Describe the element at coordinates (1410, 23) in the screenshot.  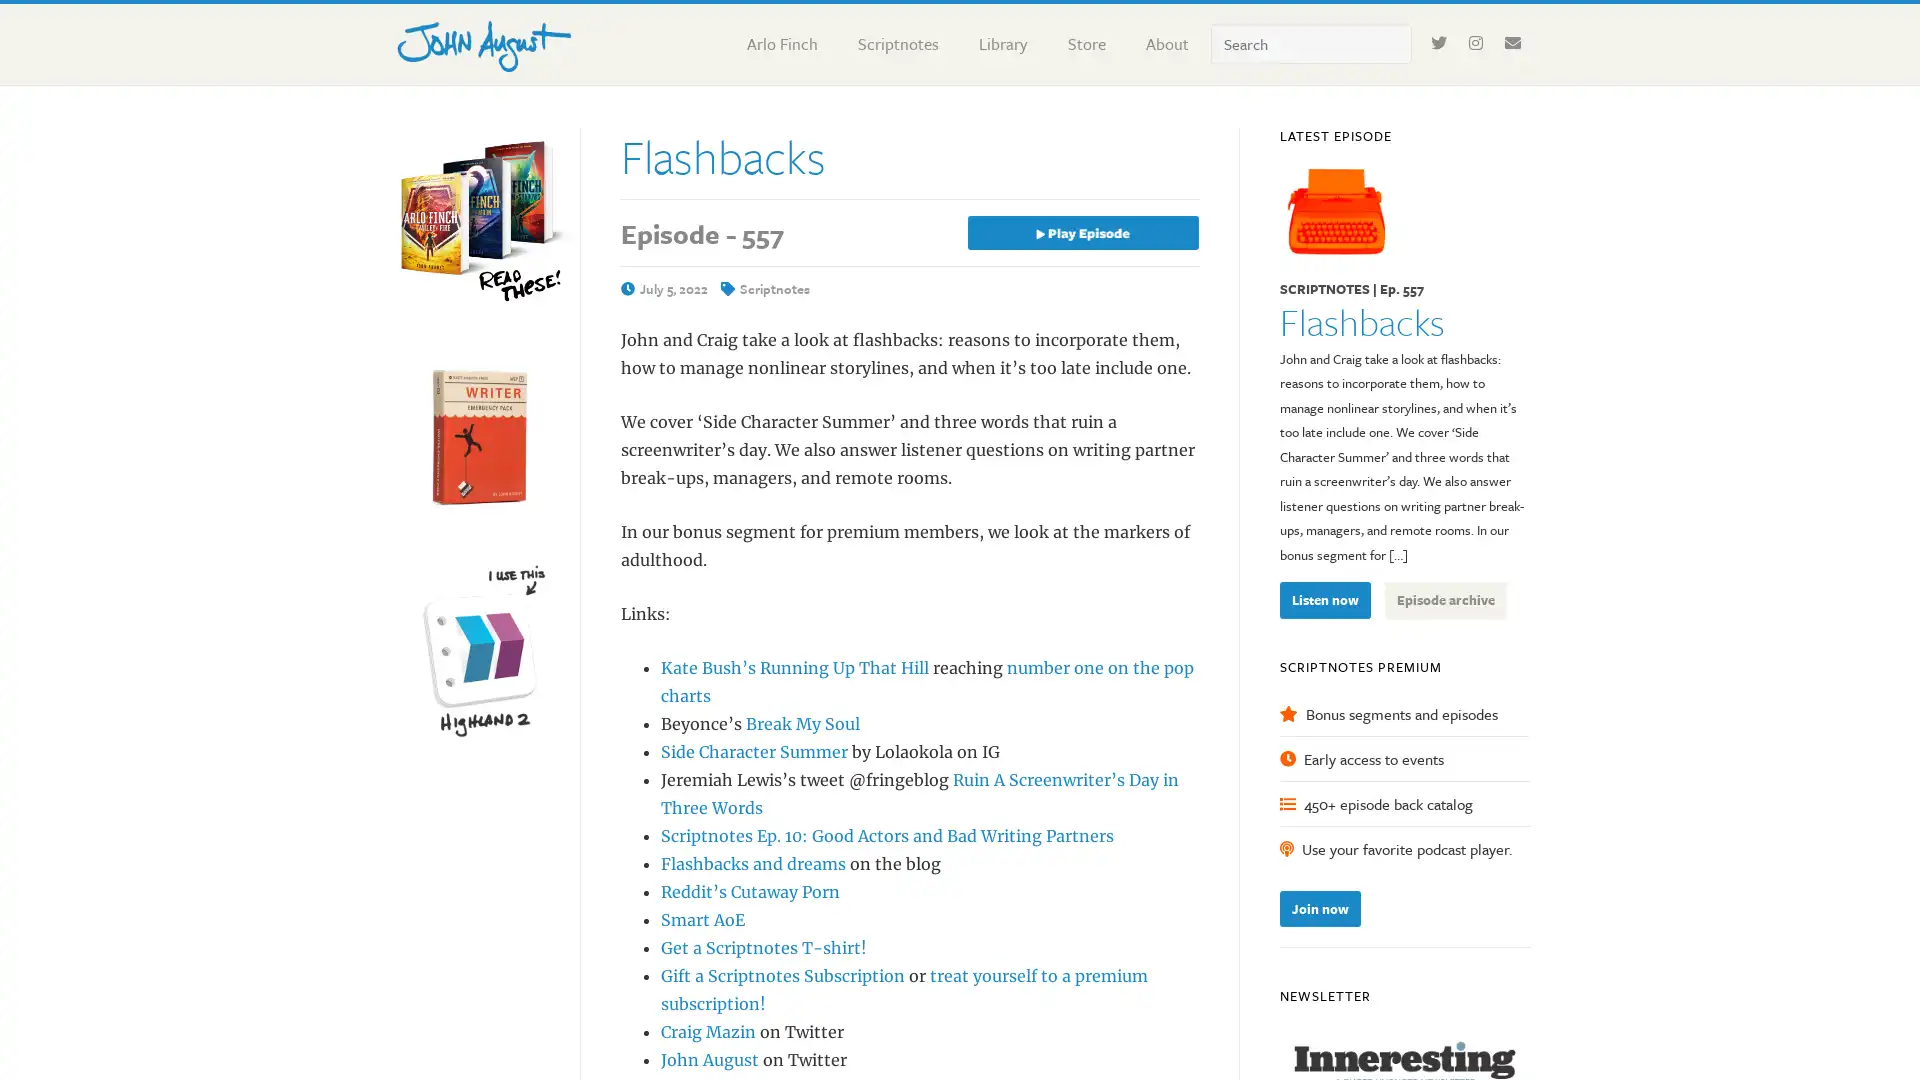
I see `Search` at that location.